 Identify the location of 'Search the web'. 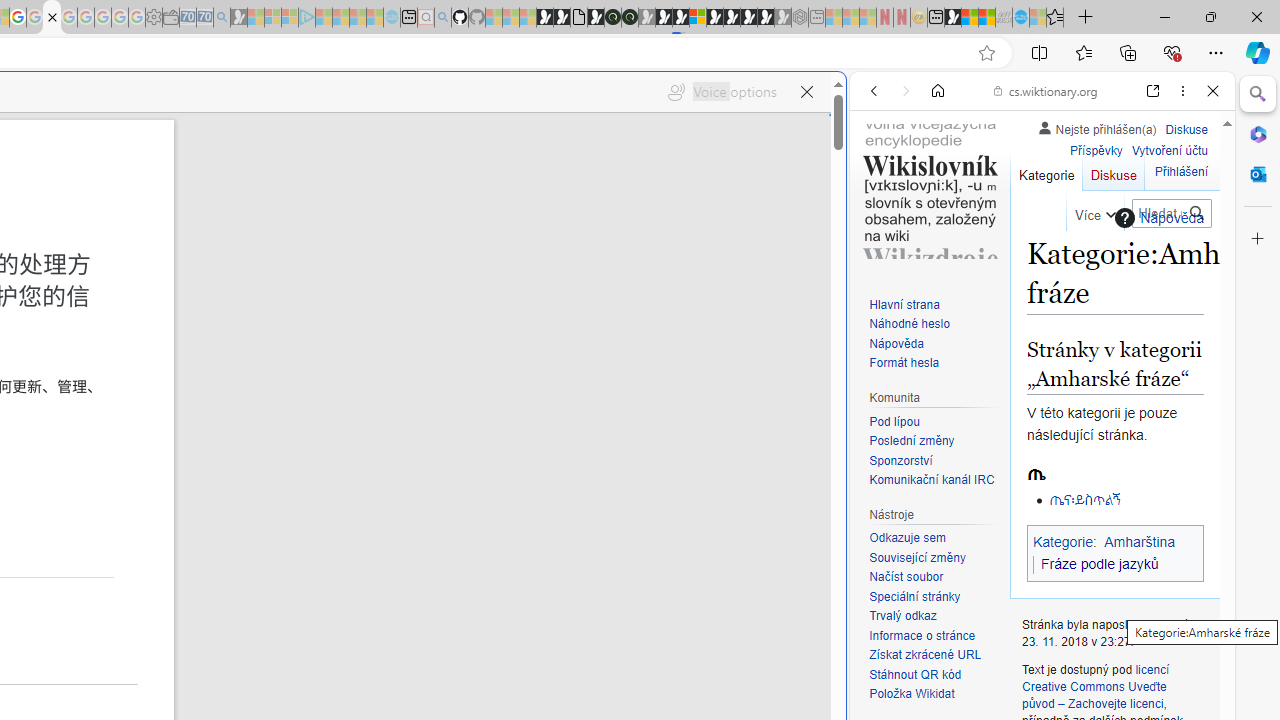
(1051, 137).